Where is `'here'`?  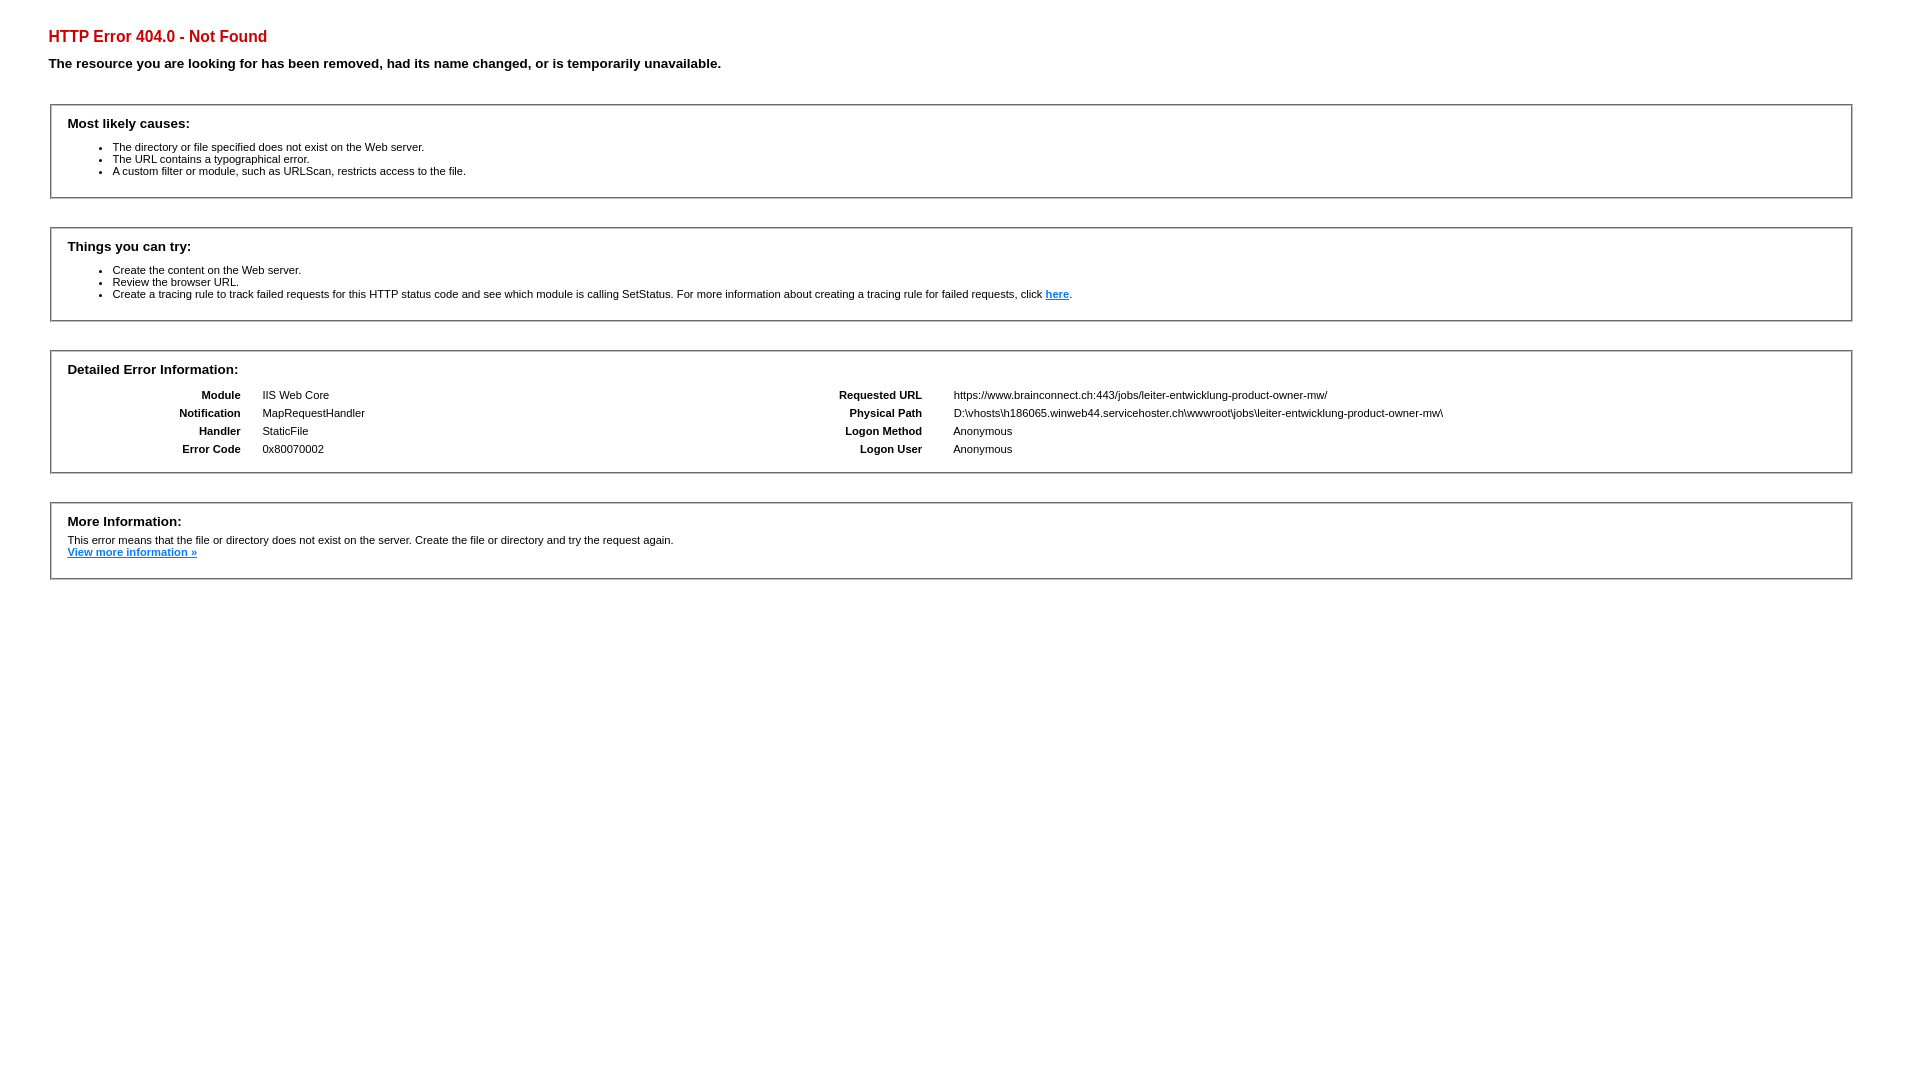
'here' is located at coordinates (1056, 293).